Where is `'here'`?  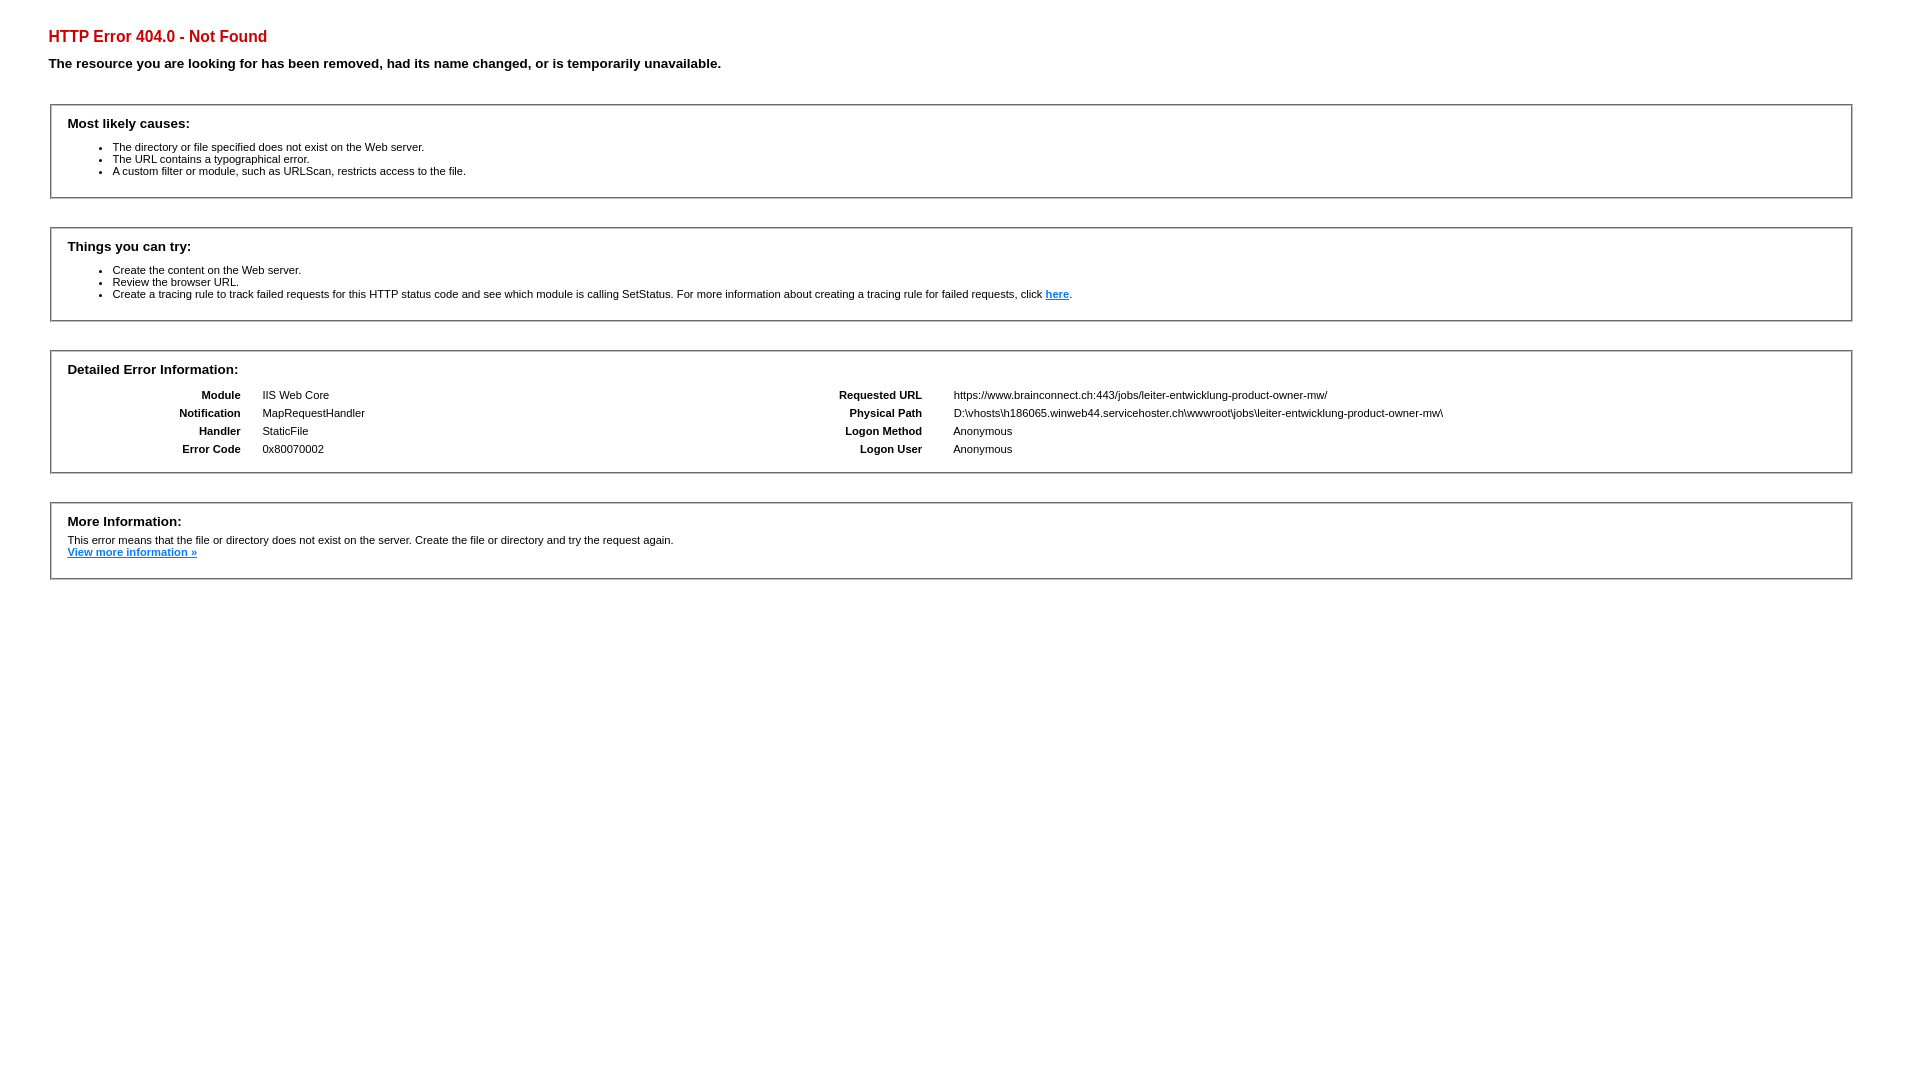
'here' is located at coordinates (1056, 293).